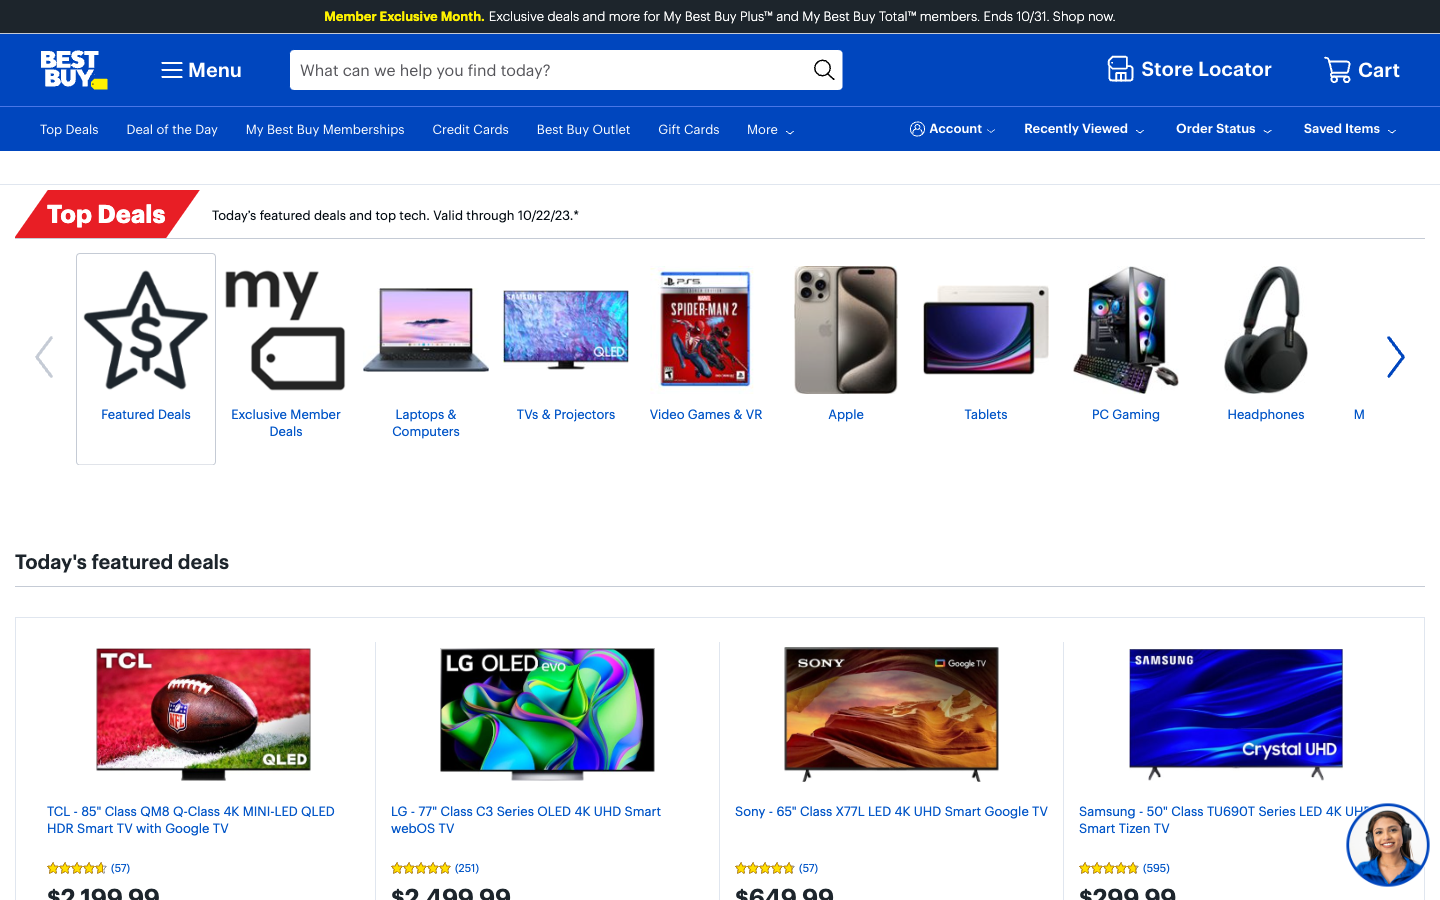 The image size is (1440, 900). I want to click on the first option in the Today’s featured deals section, so click(203, 713).